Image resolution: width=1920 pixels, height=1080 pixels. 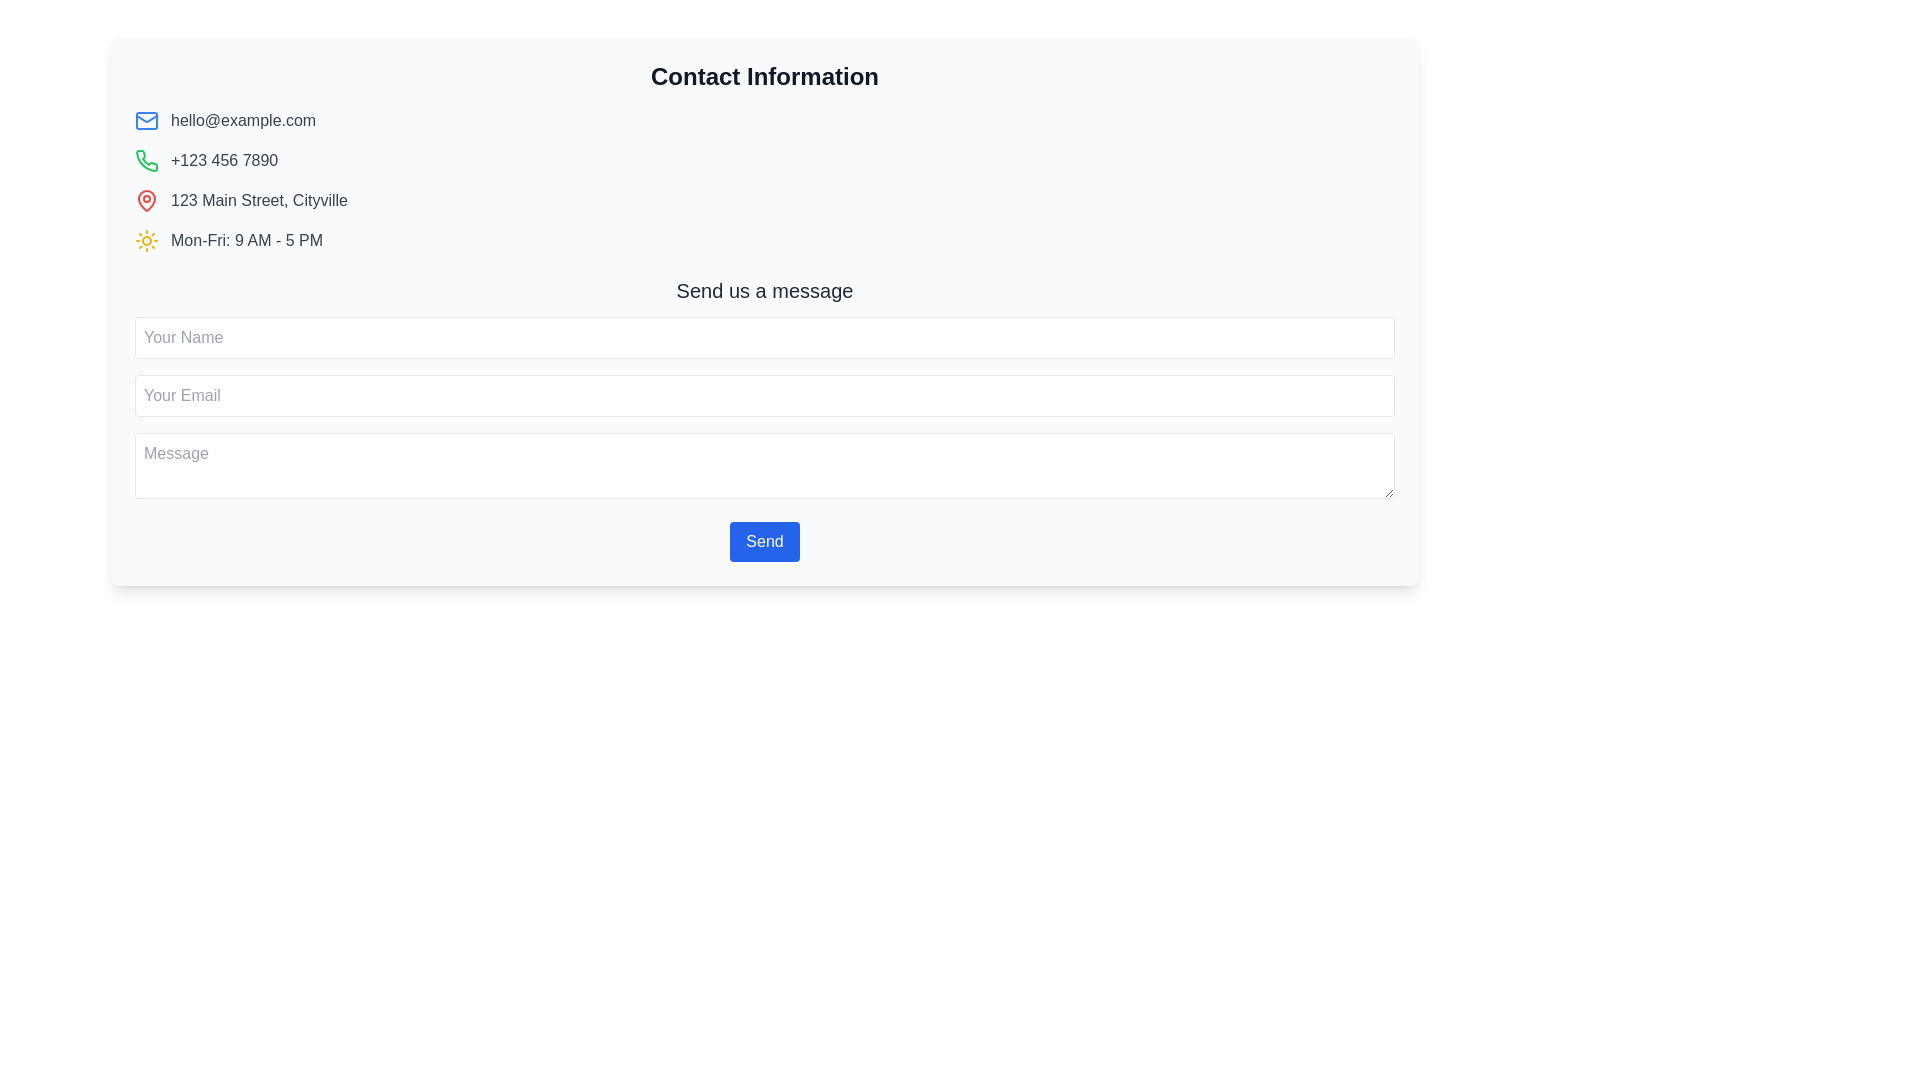 I want to click on the phone number text label '+123 456 7890' which is displayed in gray text style and is positioned next to a green phone icon, located in the second entry of the contact information list, so click(x=224, y=160).